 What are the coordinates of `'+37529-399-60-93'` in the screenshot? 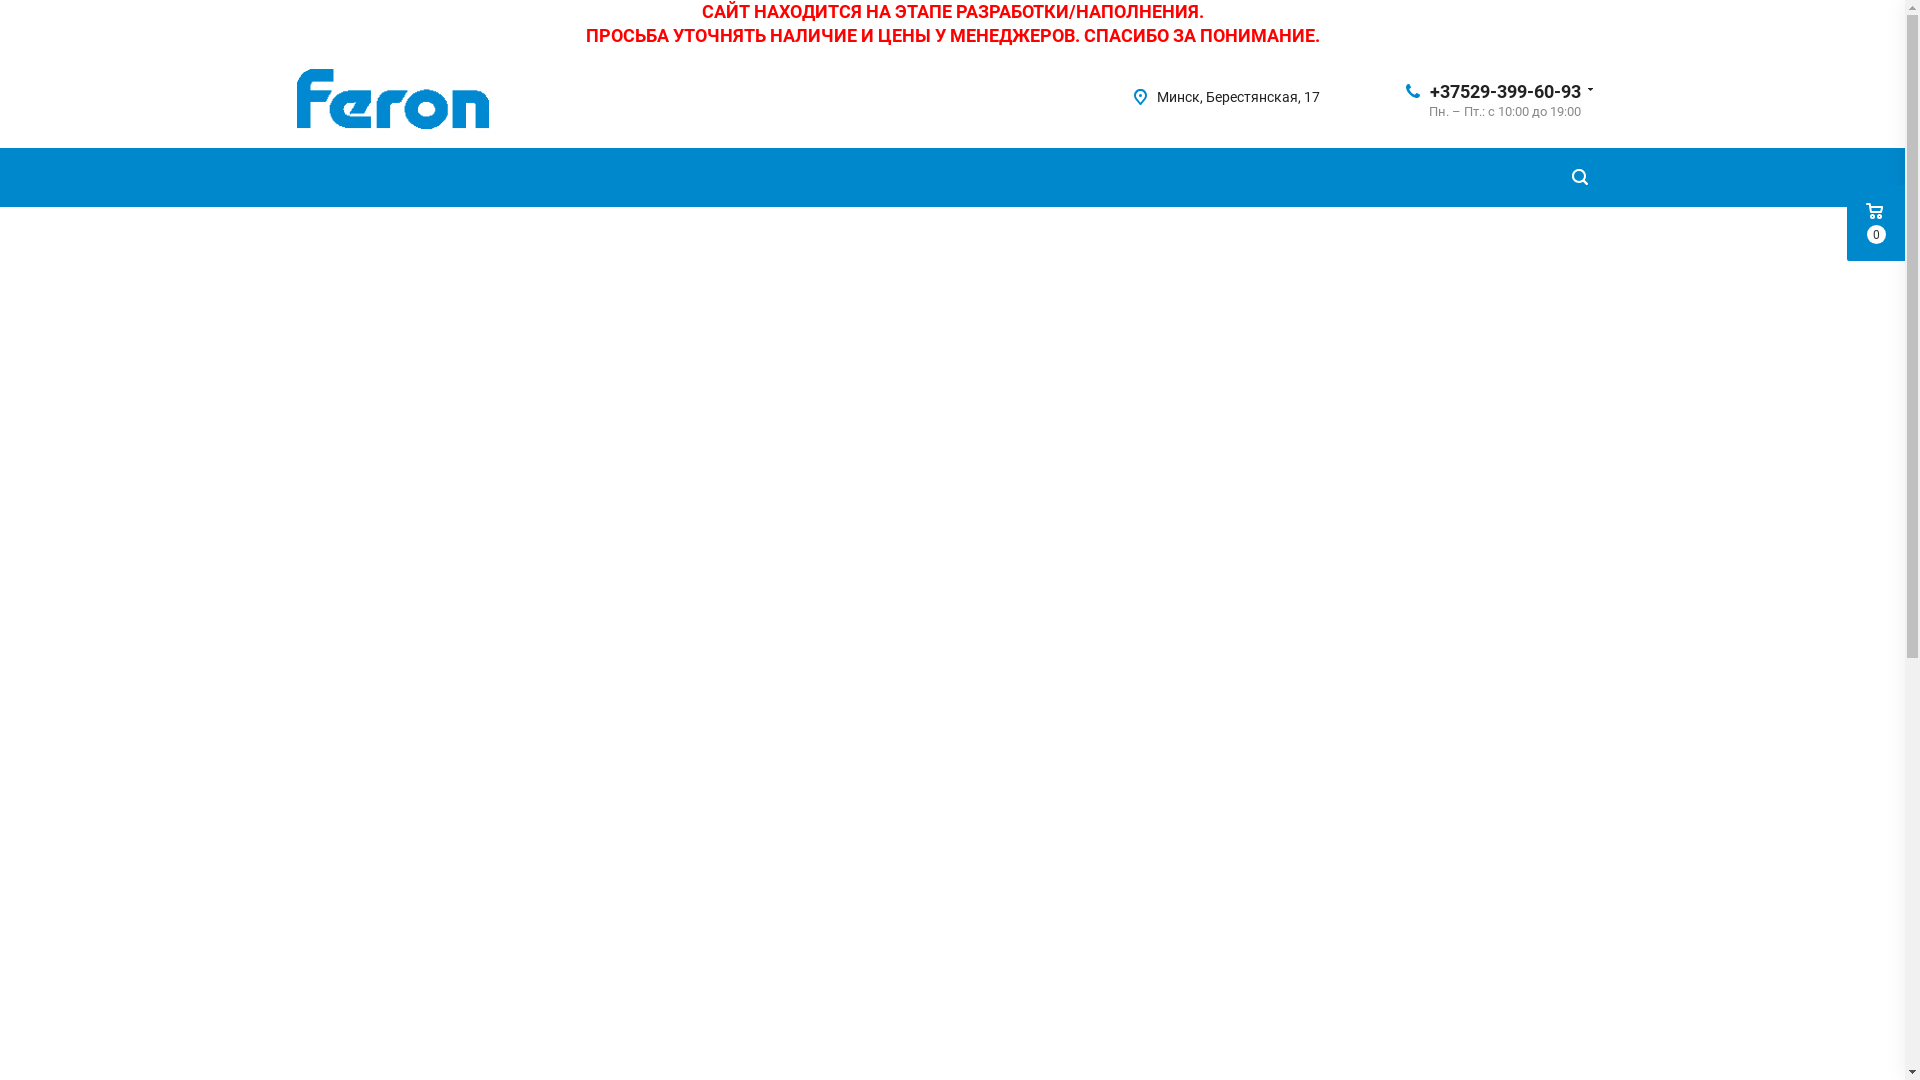 It's located at (1505, 90).